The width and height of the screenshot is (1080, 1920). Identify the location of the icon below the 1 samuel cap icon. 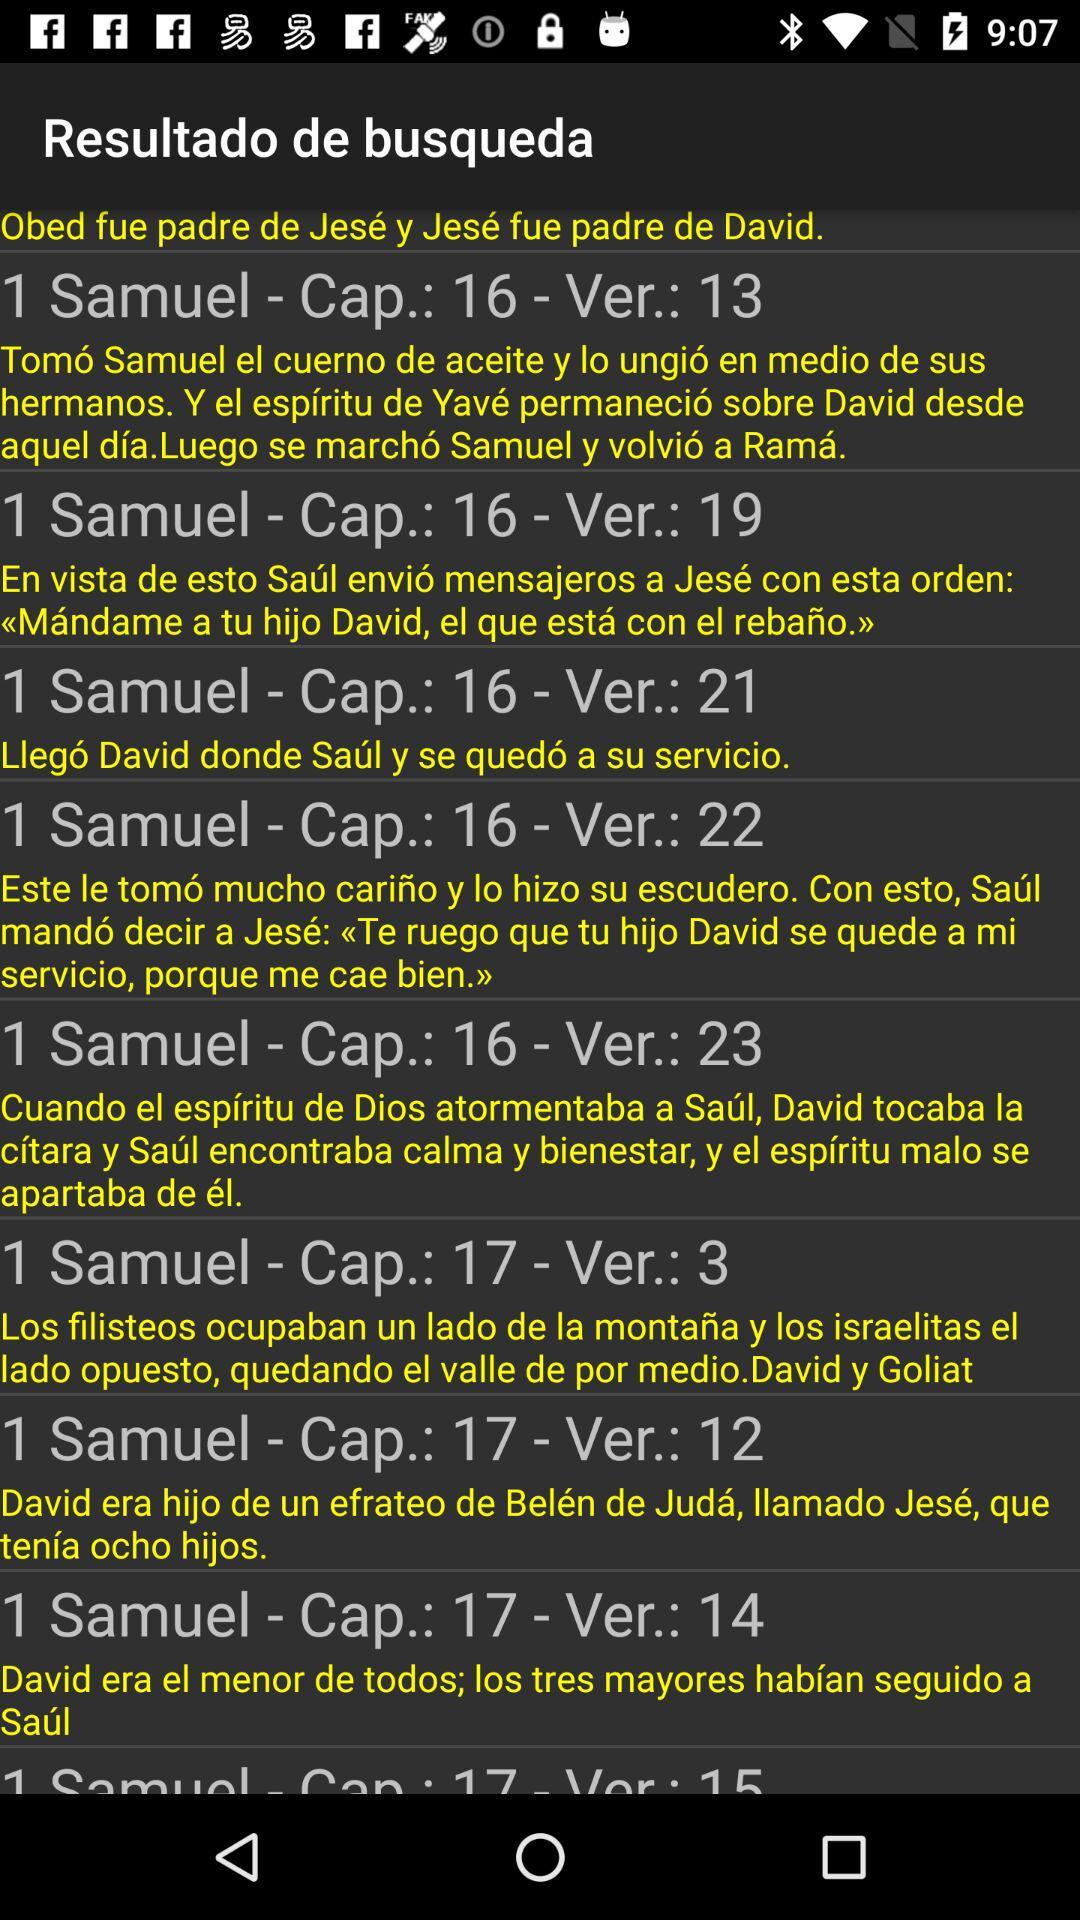
(540, 1346).